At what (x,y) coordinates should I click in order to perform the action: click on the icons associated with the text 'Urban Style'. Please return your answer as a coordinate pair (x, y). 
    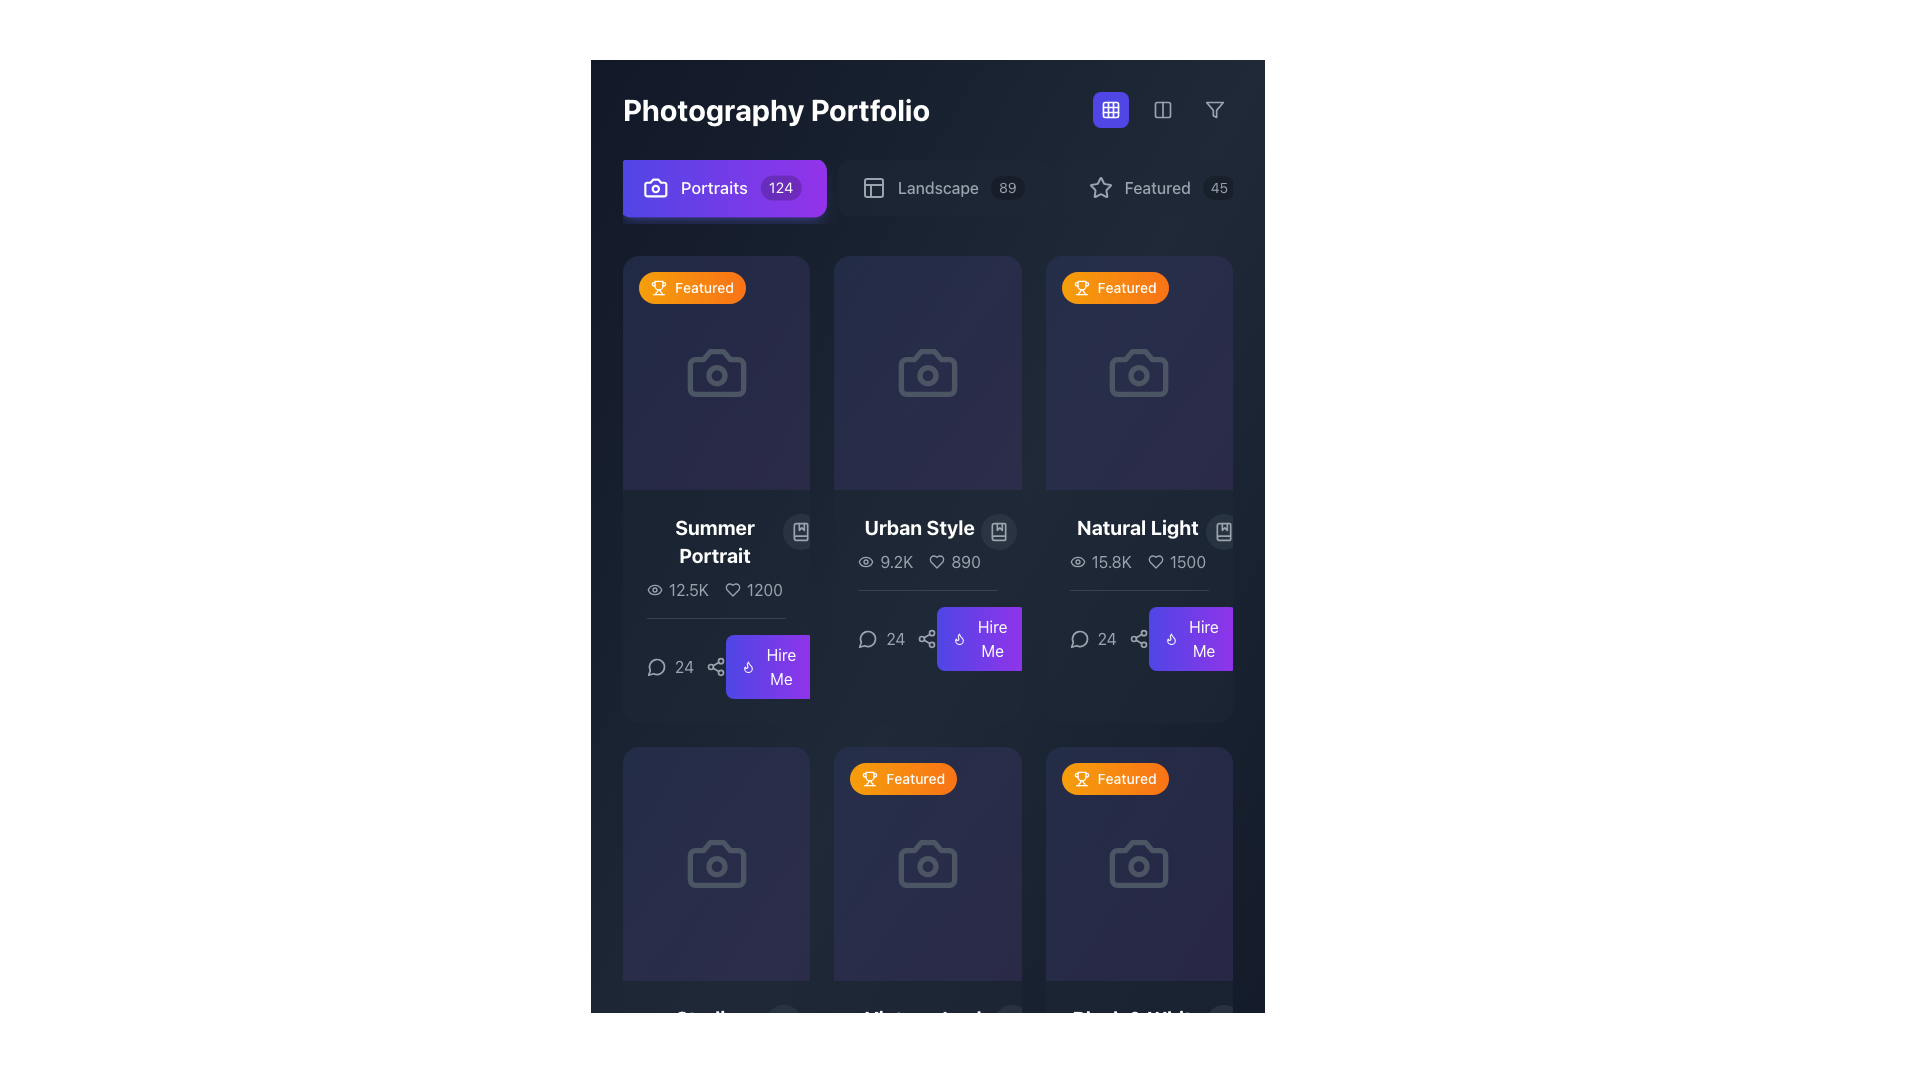
    Looking at the image, I should click on (926, 544).